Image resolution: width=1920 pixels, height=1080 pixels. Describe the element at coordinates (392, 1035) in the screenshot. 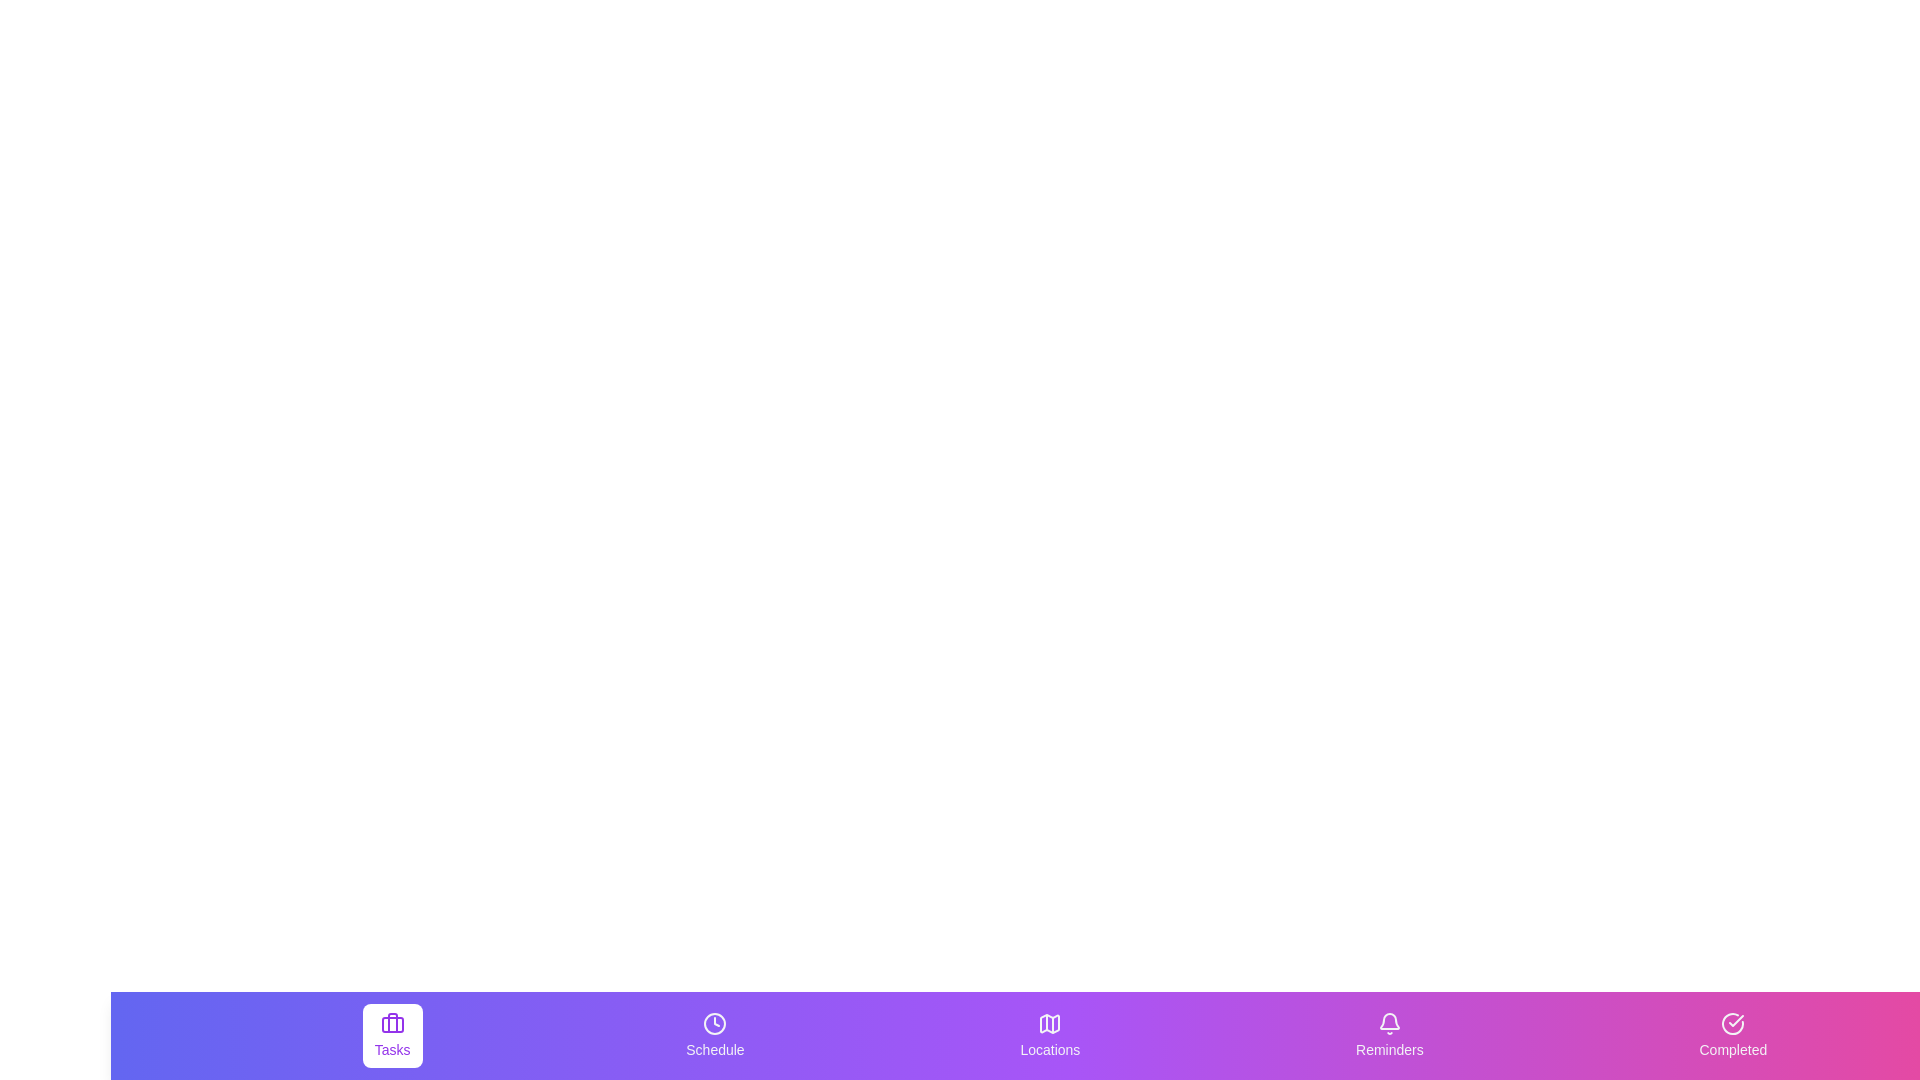

I see `the Tasks tab` at that location.